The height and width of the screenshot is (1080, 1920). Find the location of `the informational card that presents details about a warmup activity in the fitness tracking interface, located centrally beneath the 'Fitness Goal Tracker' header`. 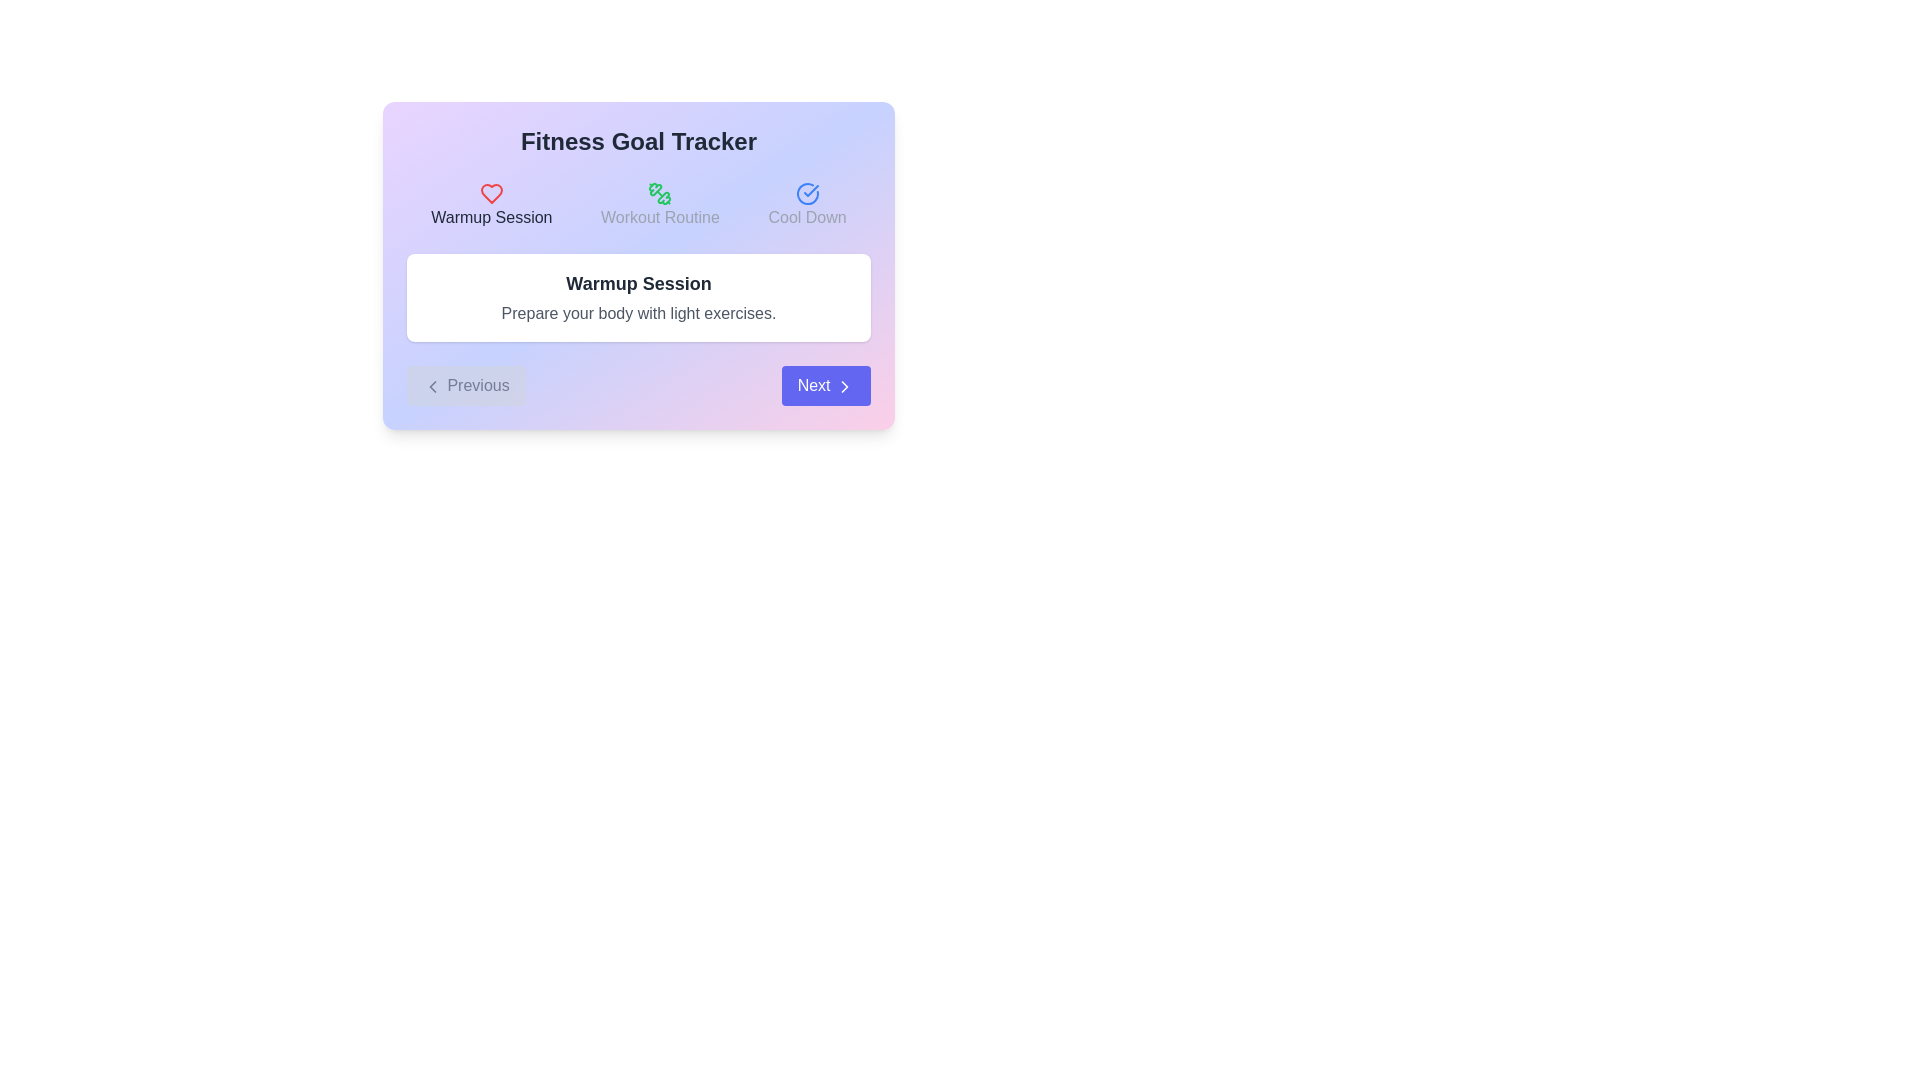

the informational card that presents details about a warmup activity in the fitness tracking interface, located centrally beneath the 'Fitness Goal Tracker' header is located at coordinates (637, 297).